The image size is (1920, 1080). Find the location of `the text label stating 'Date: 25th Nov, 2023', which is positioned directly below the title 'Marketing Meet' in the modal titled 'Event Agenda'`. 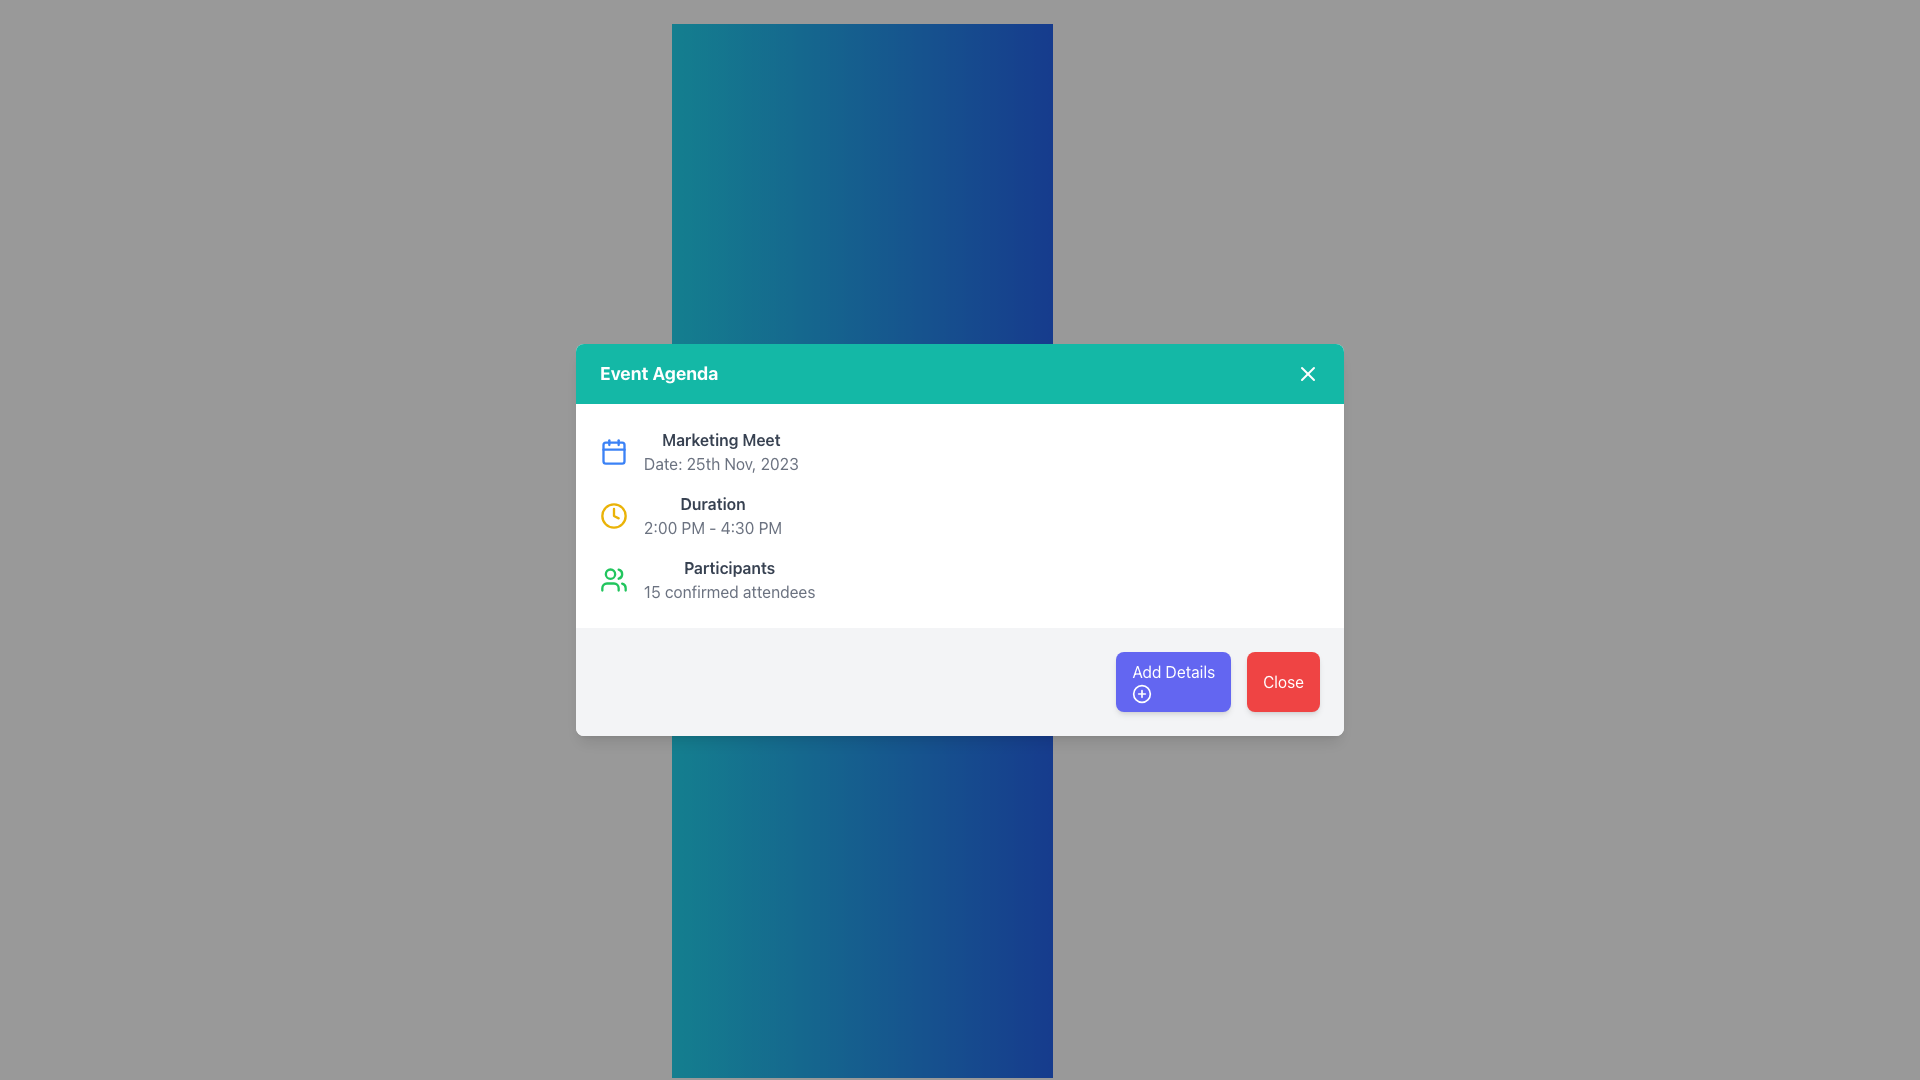

the text label stating 'Date: 25th Nov, 2023', which is positioned directly below the title 'Marketing Meet' in the modal titled 'Event Agenda' is located at coordinates (720, 463).